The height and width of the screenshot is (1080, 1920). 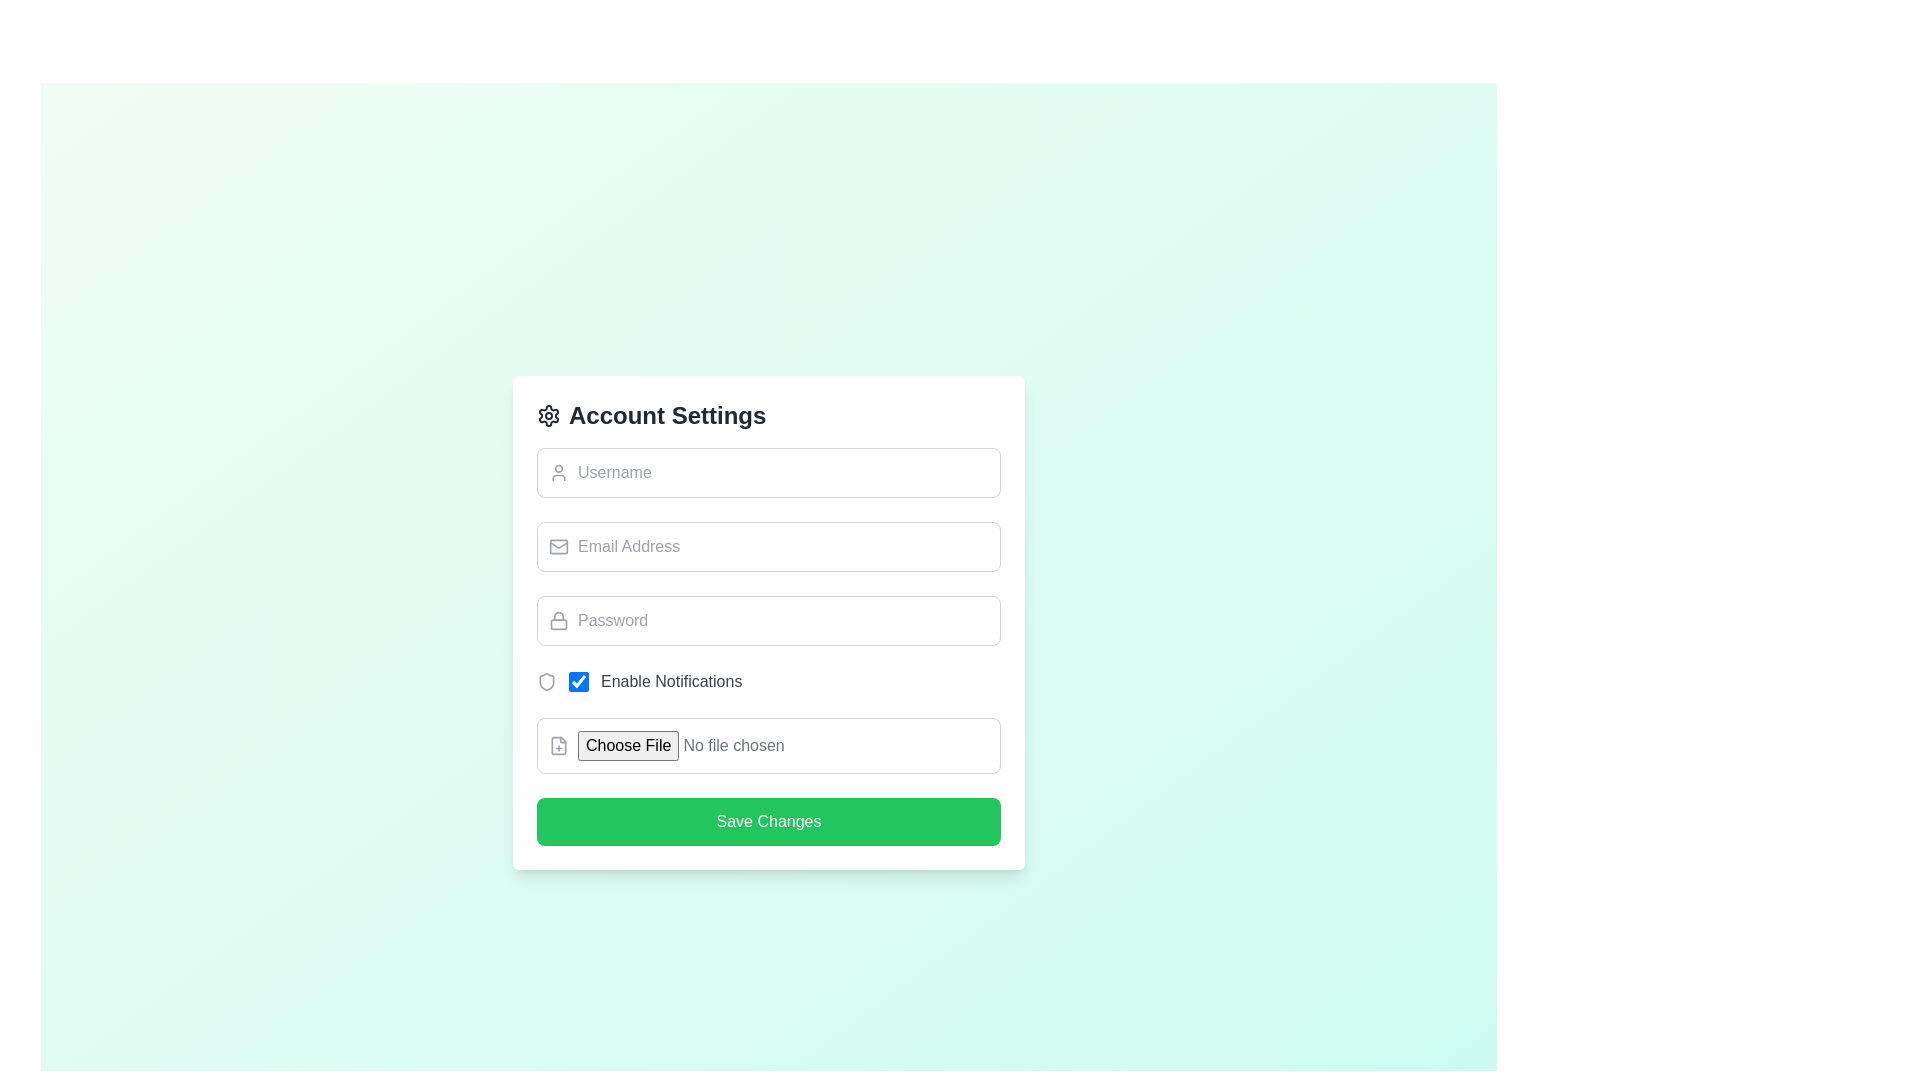 What do you see at coordinates (655, 681) in the screenshot?
I see `the checkbox in the fourth row of the form layout` at bounding box center [655, 681].